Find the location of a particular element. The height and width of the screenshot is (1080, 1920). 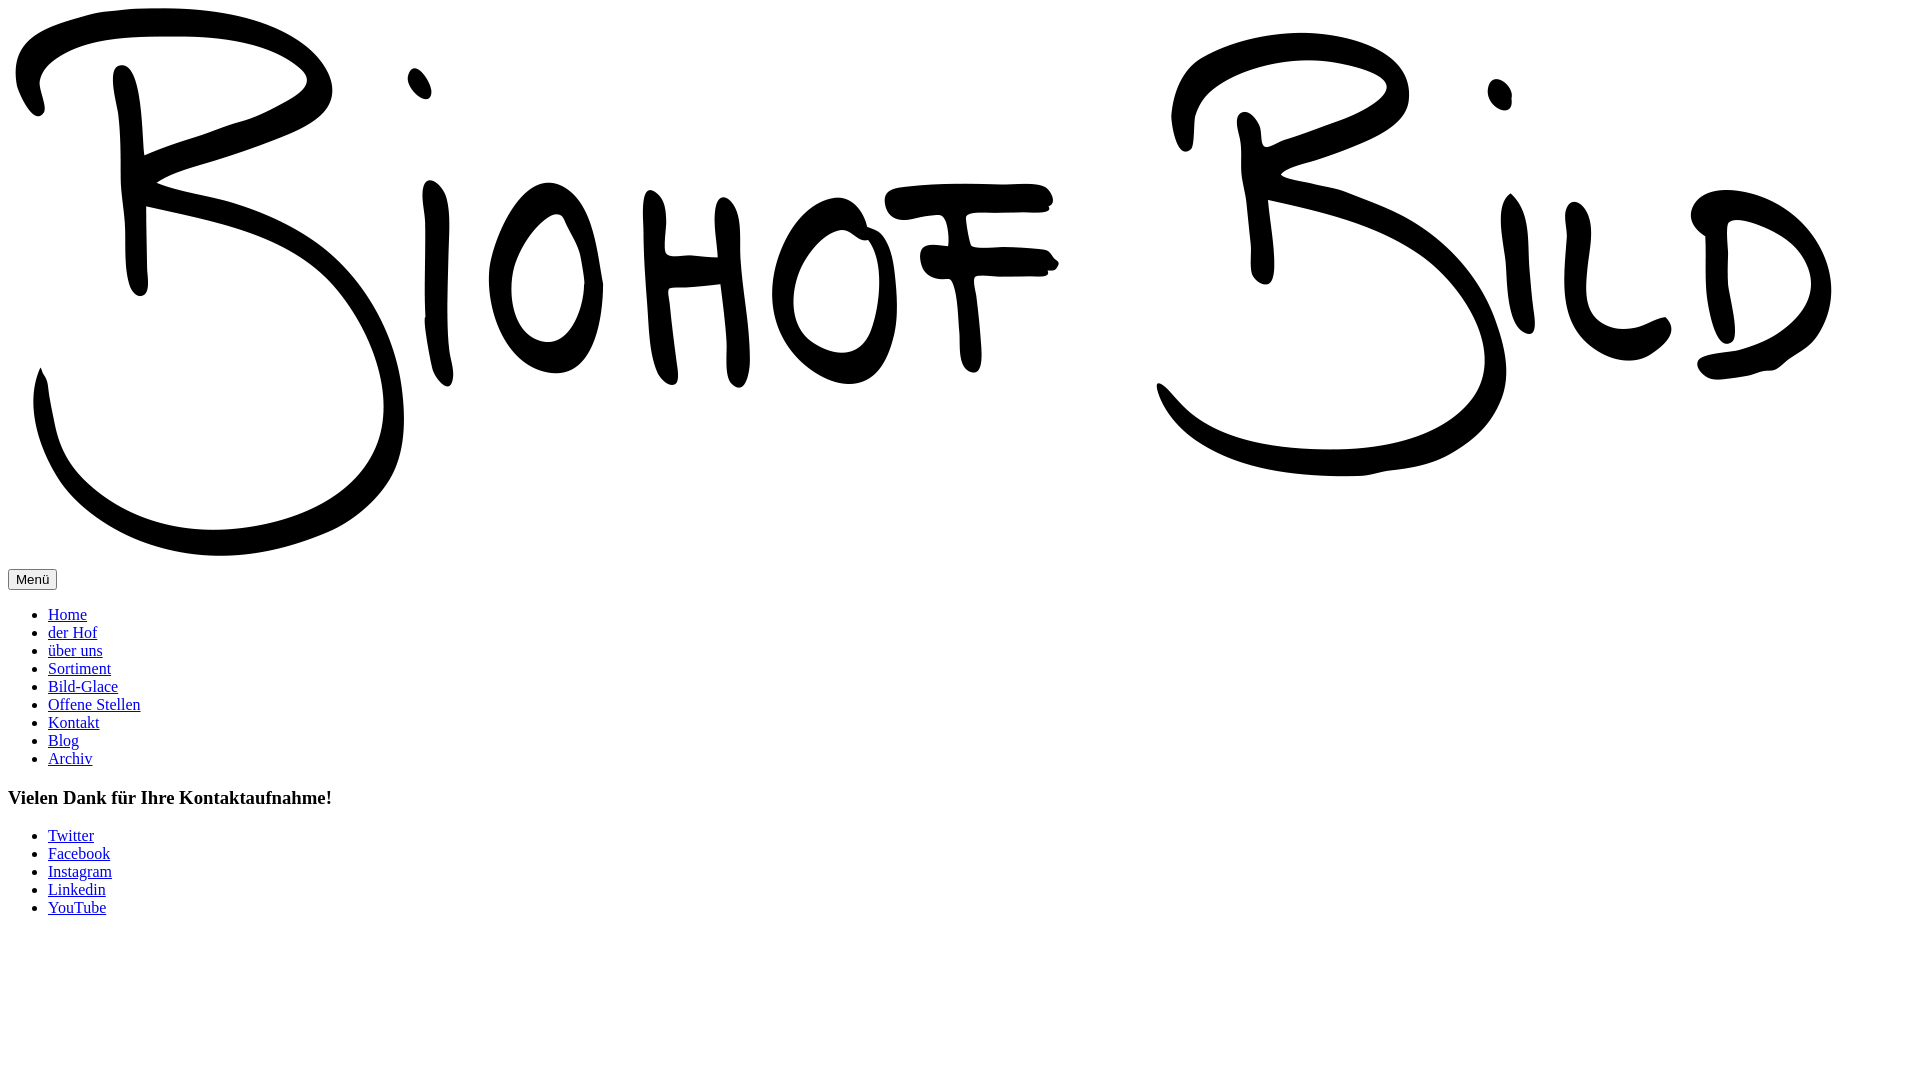

'Biohof Bild' is located at coordinates (920, 286).